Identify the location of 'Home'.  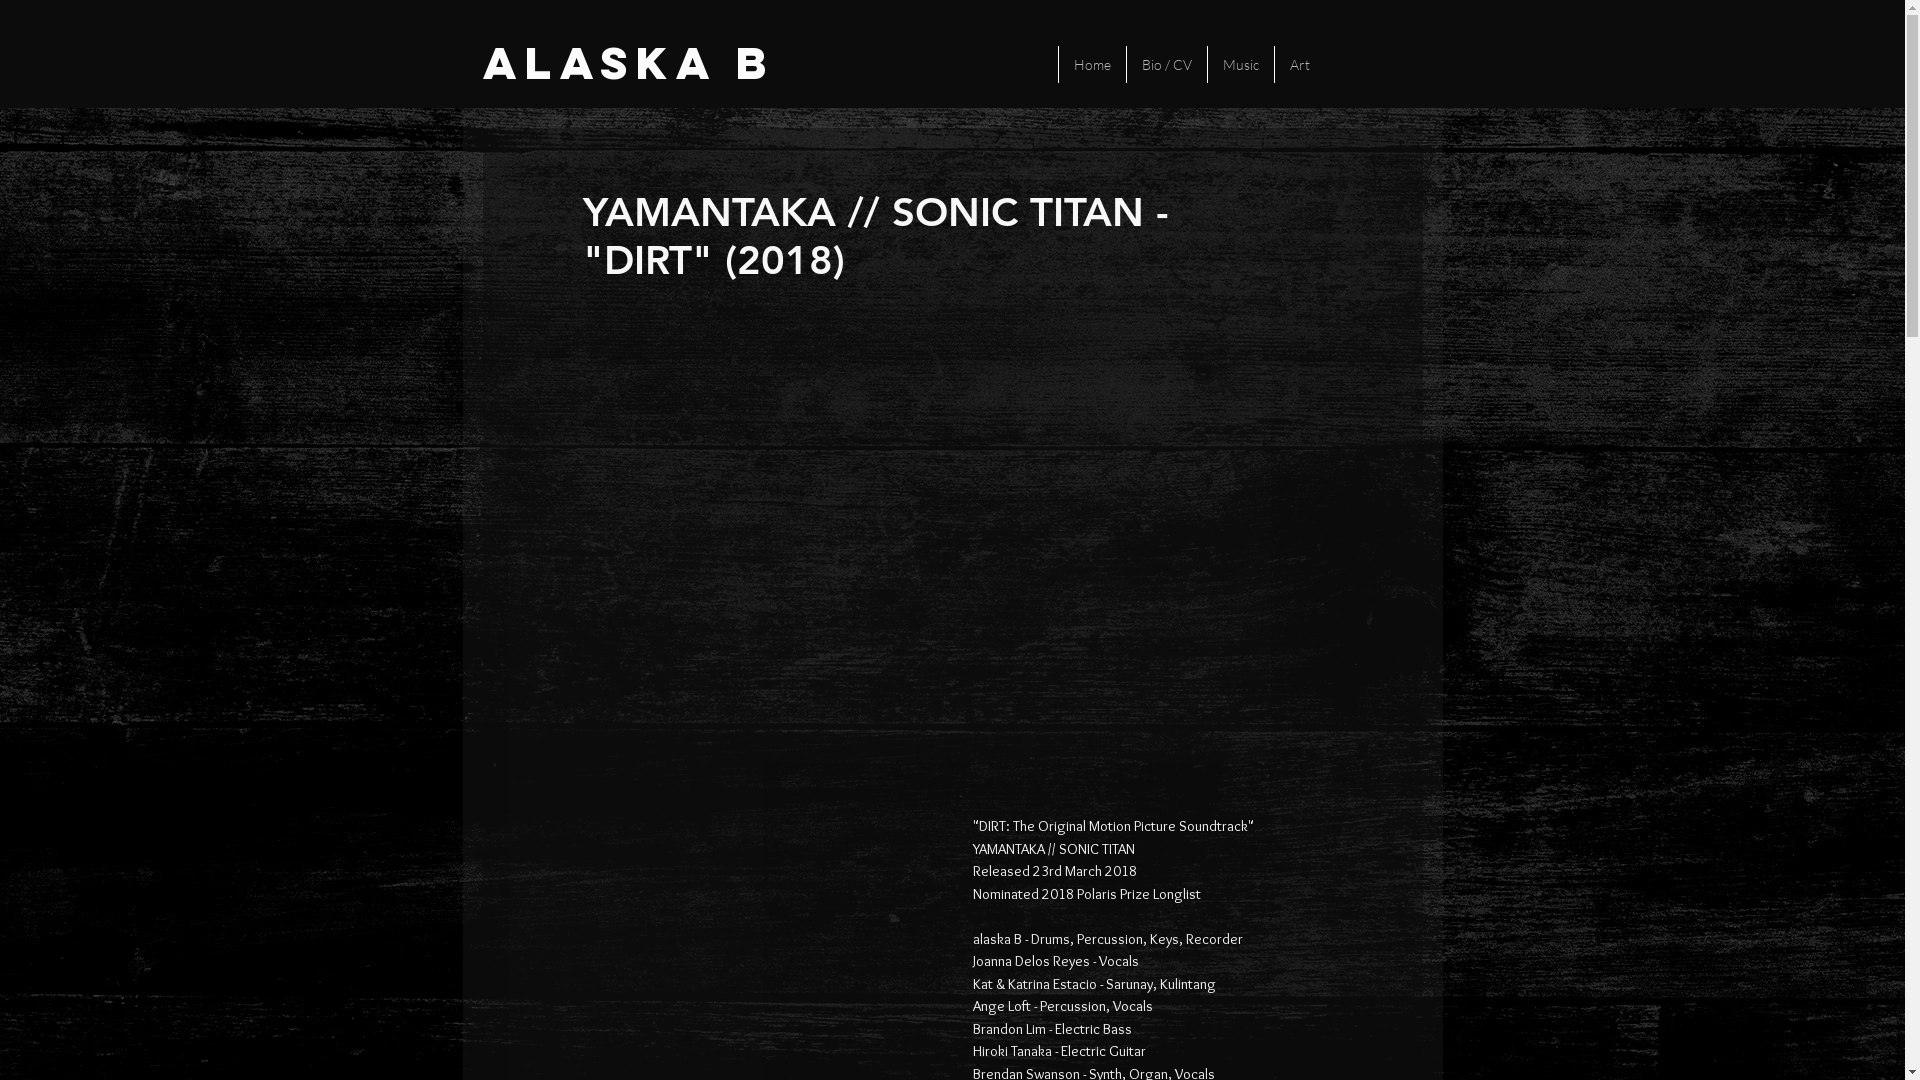
(1056, 63).